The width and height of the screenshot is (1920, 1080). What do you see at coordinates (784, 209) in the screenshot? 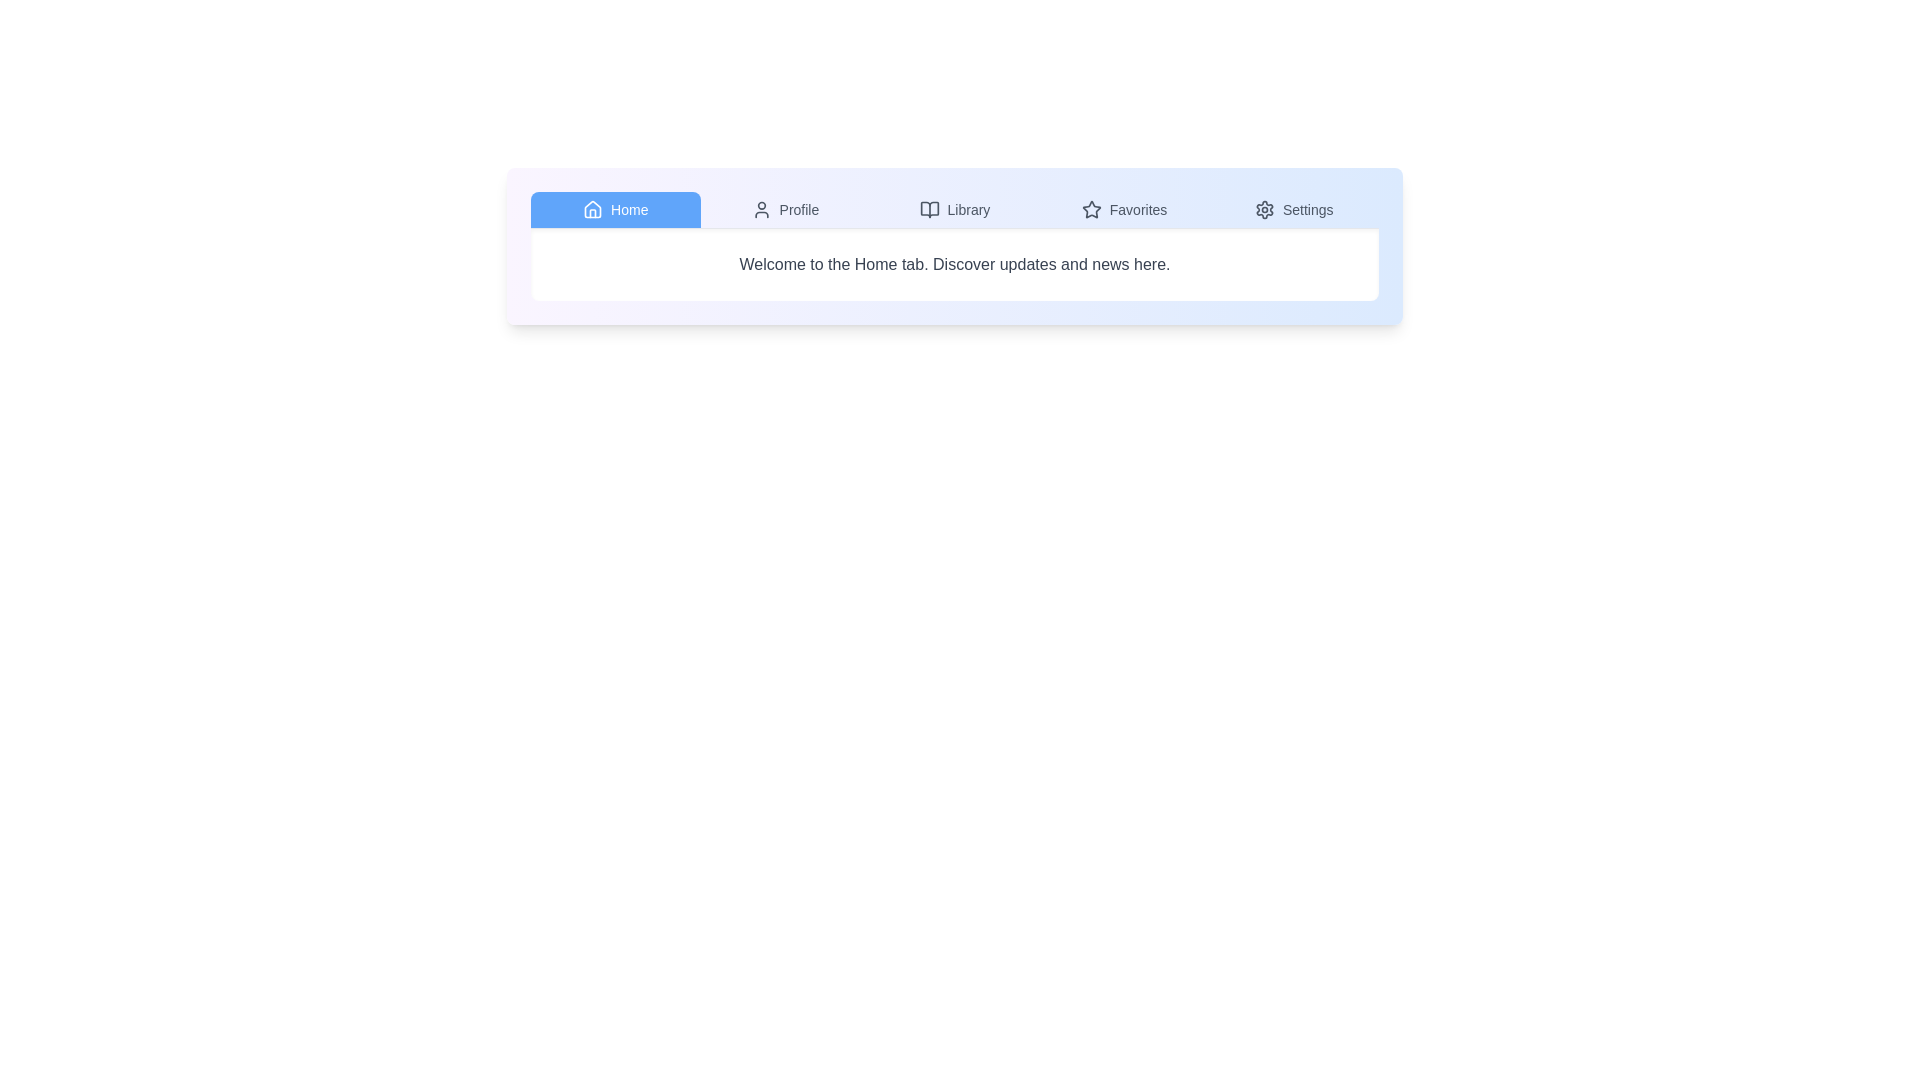
I see `the 'Profile' navigation tab located in the horizontal navigation bar at the top of the page to transition to the Profile section` at bounding box center [784, 209].